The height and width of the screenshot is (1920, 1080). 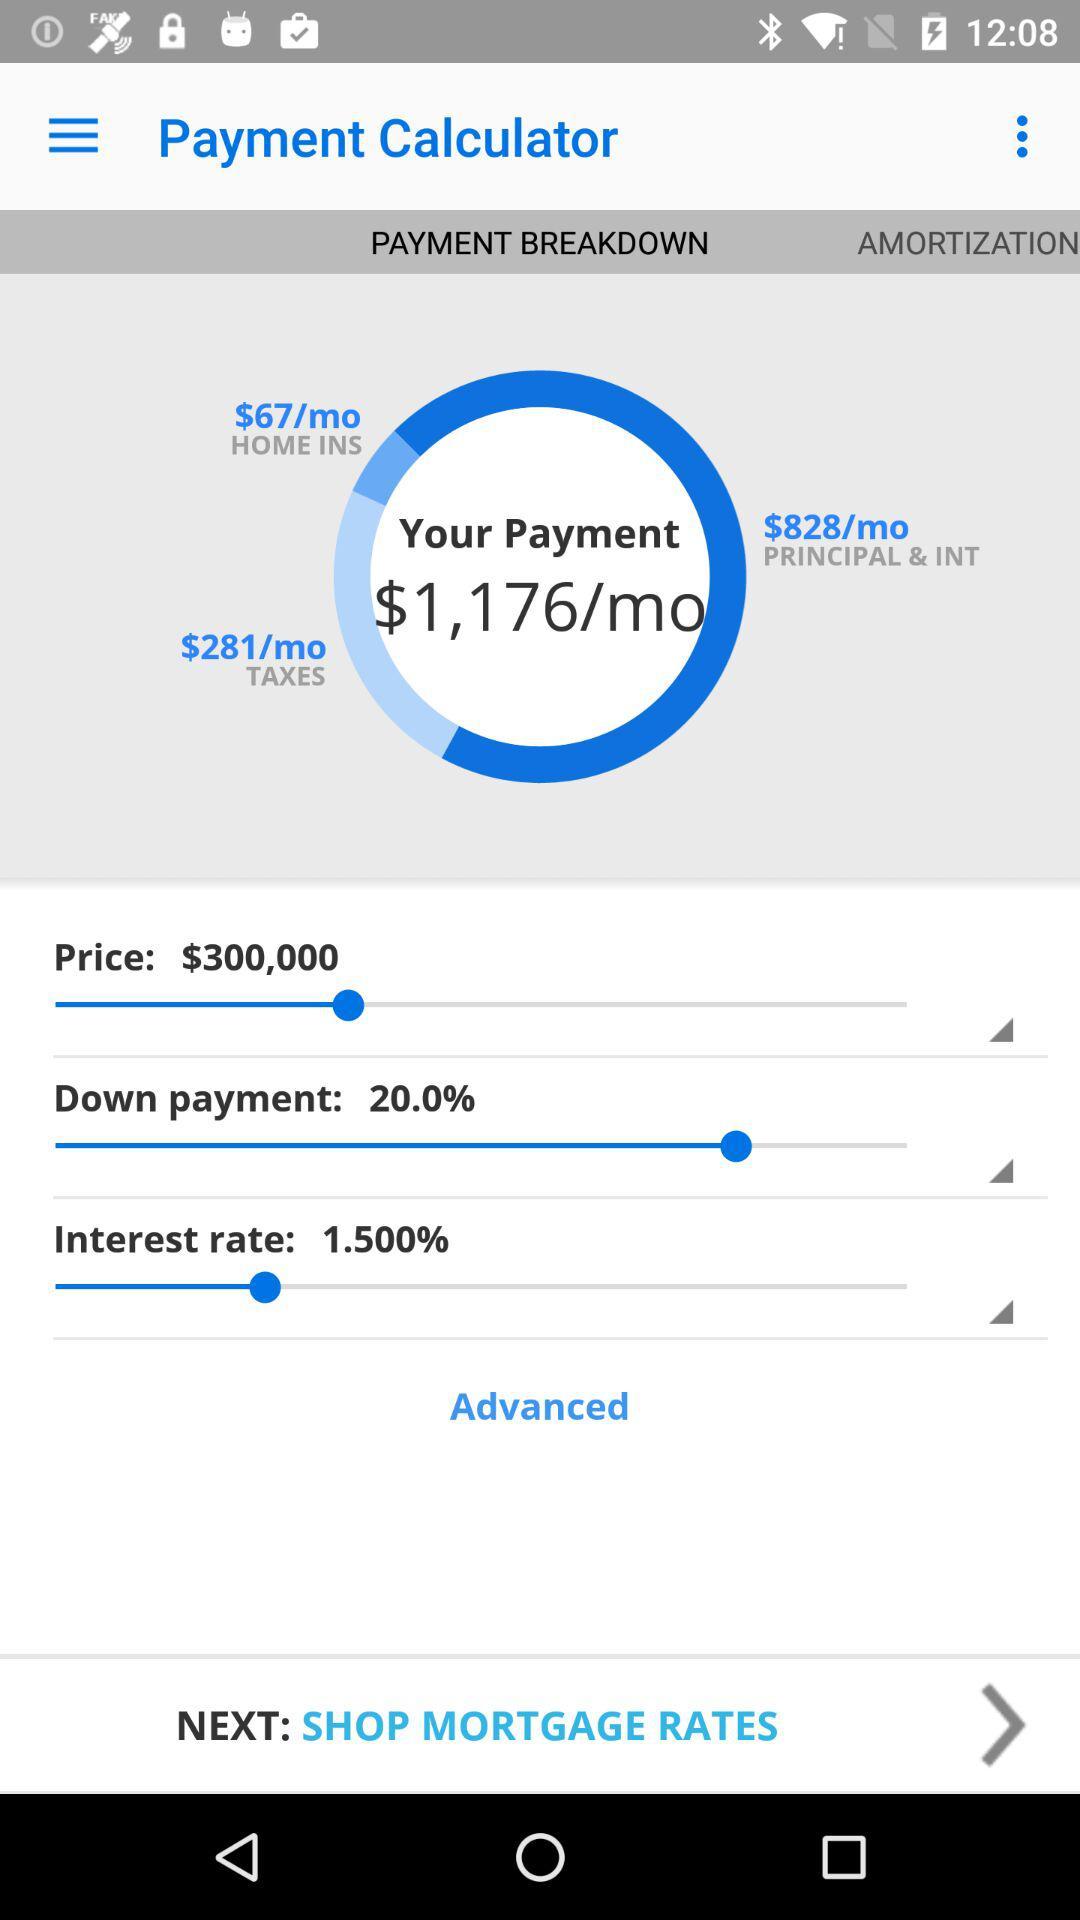 I want to click on icon to the left of the payment calculator, so click(x=72, y=135).